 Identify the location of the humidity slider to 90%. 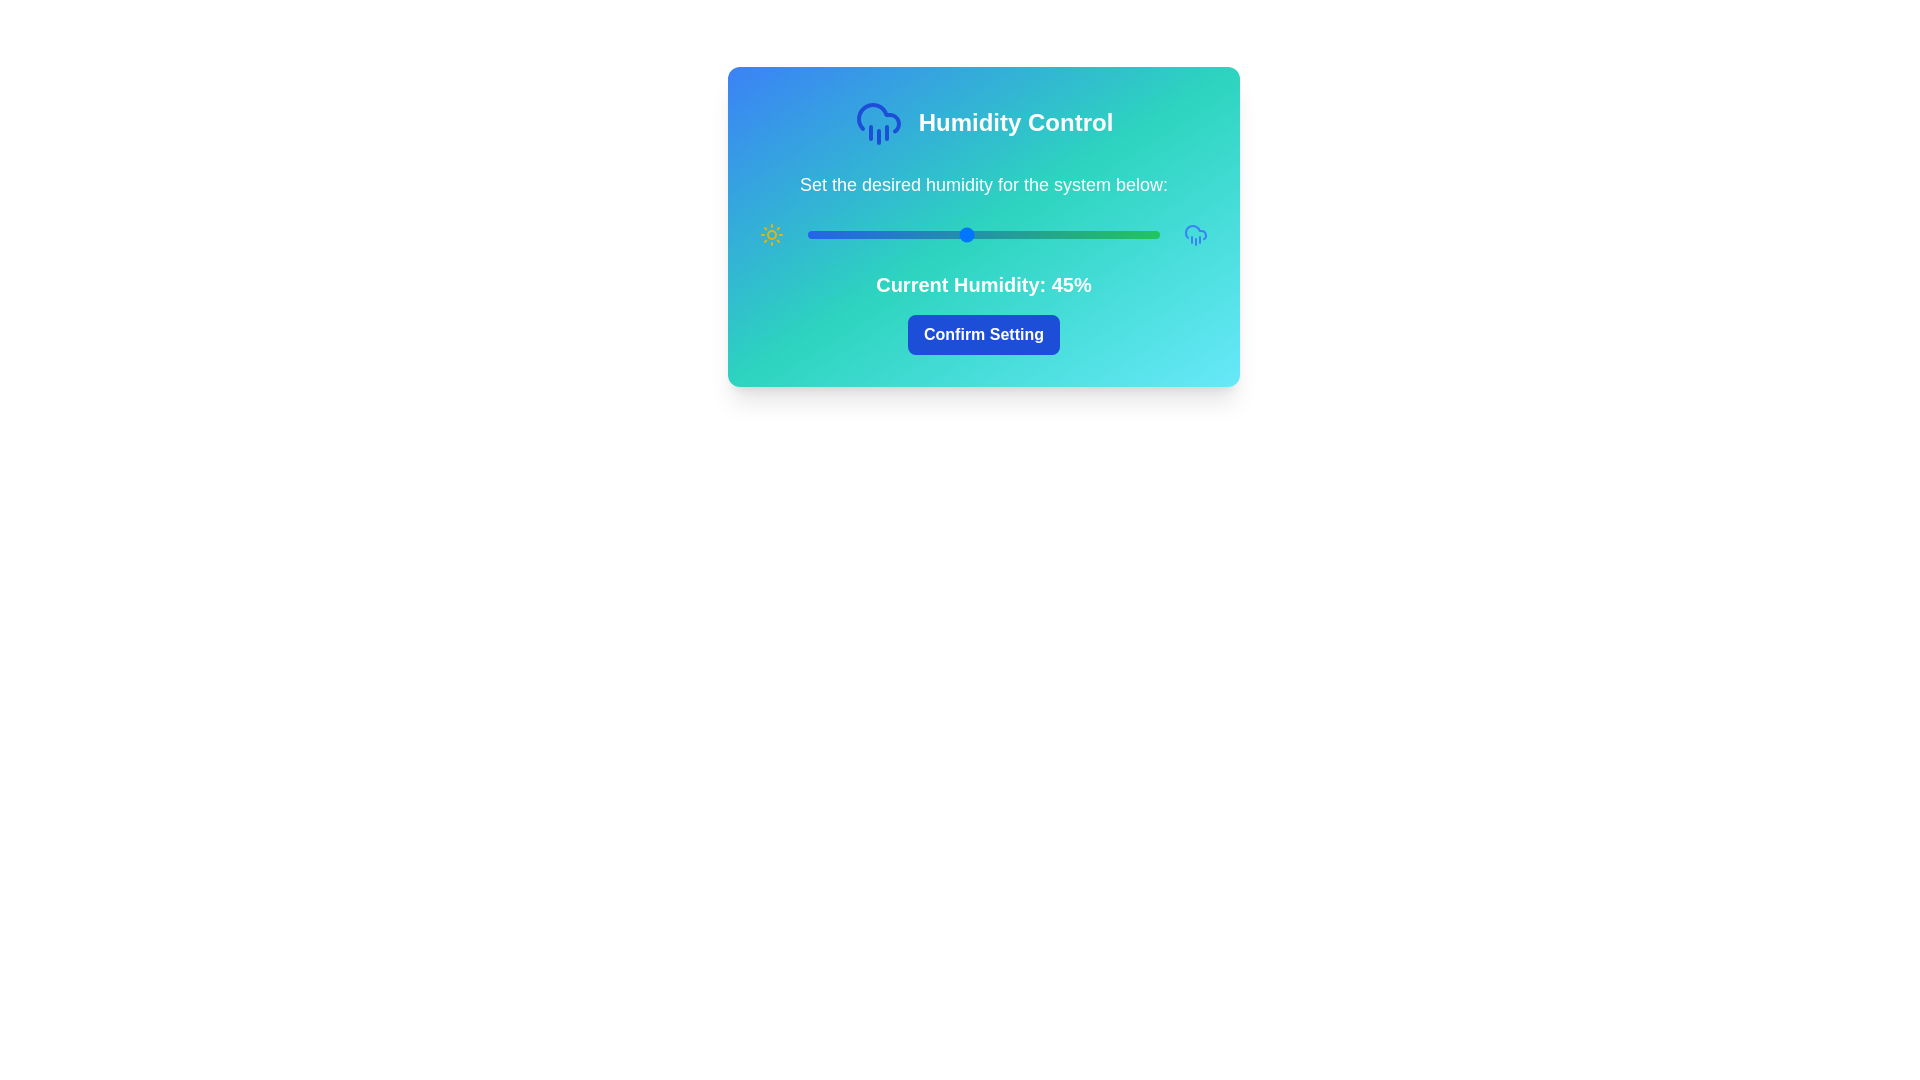
(1124, 234).